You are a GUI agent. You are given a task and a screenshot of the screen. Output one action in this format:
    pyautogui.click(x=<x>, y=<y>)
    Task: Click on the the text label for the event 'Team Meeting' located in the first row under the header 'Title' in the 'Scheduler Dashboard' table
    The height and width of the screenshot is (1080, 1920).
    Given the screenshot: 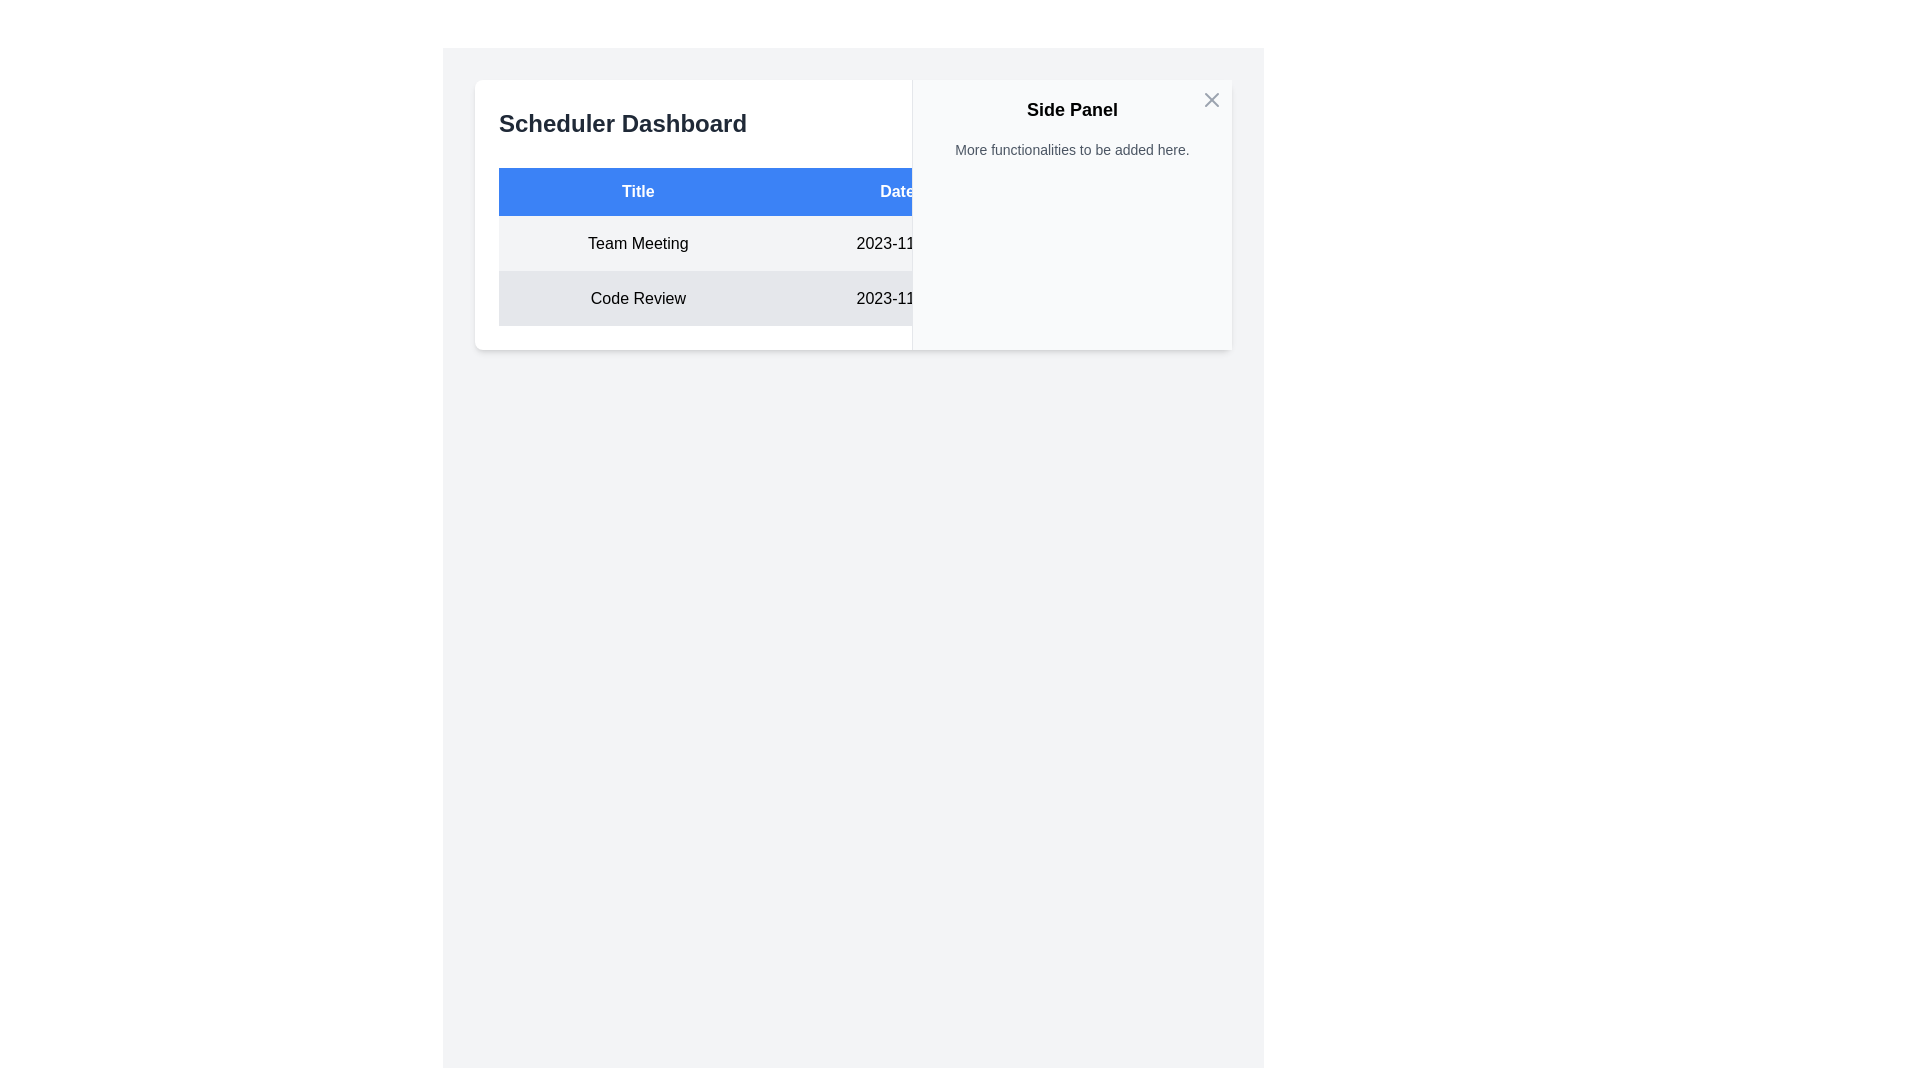 What is the action you would take?
    pyautogui.click(x=637, y=242)
    